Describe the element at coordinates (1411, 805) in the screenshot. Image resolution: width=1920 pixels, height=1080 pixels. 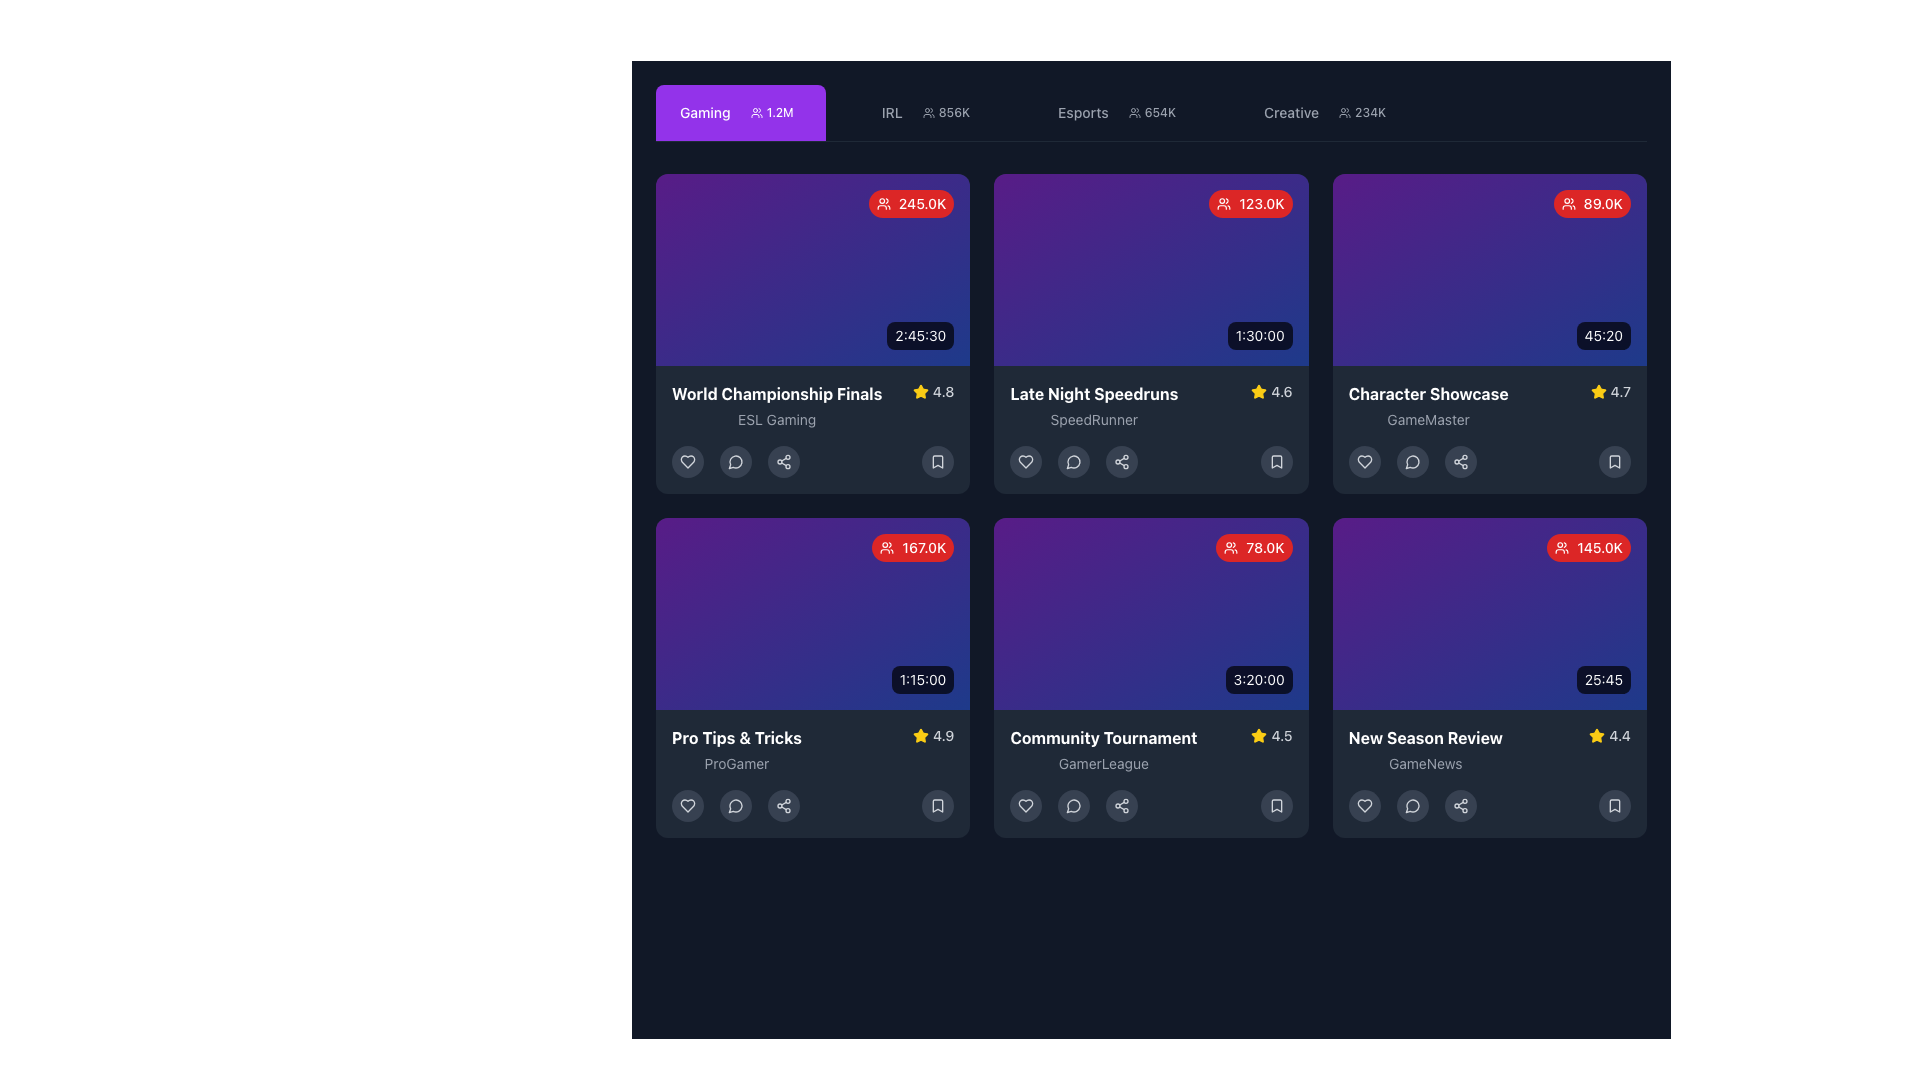
I see `the messaging icon located in the bottom-right corner of the 'New Season Review' card, which is the third icon in the row of interactive icons` at that location.